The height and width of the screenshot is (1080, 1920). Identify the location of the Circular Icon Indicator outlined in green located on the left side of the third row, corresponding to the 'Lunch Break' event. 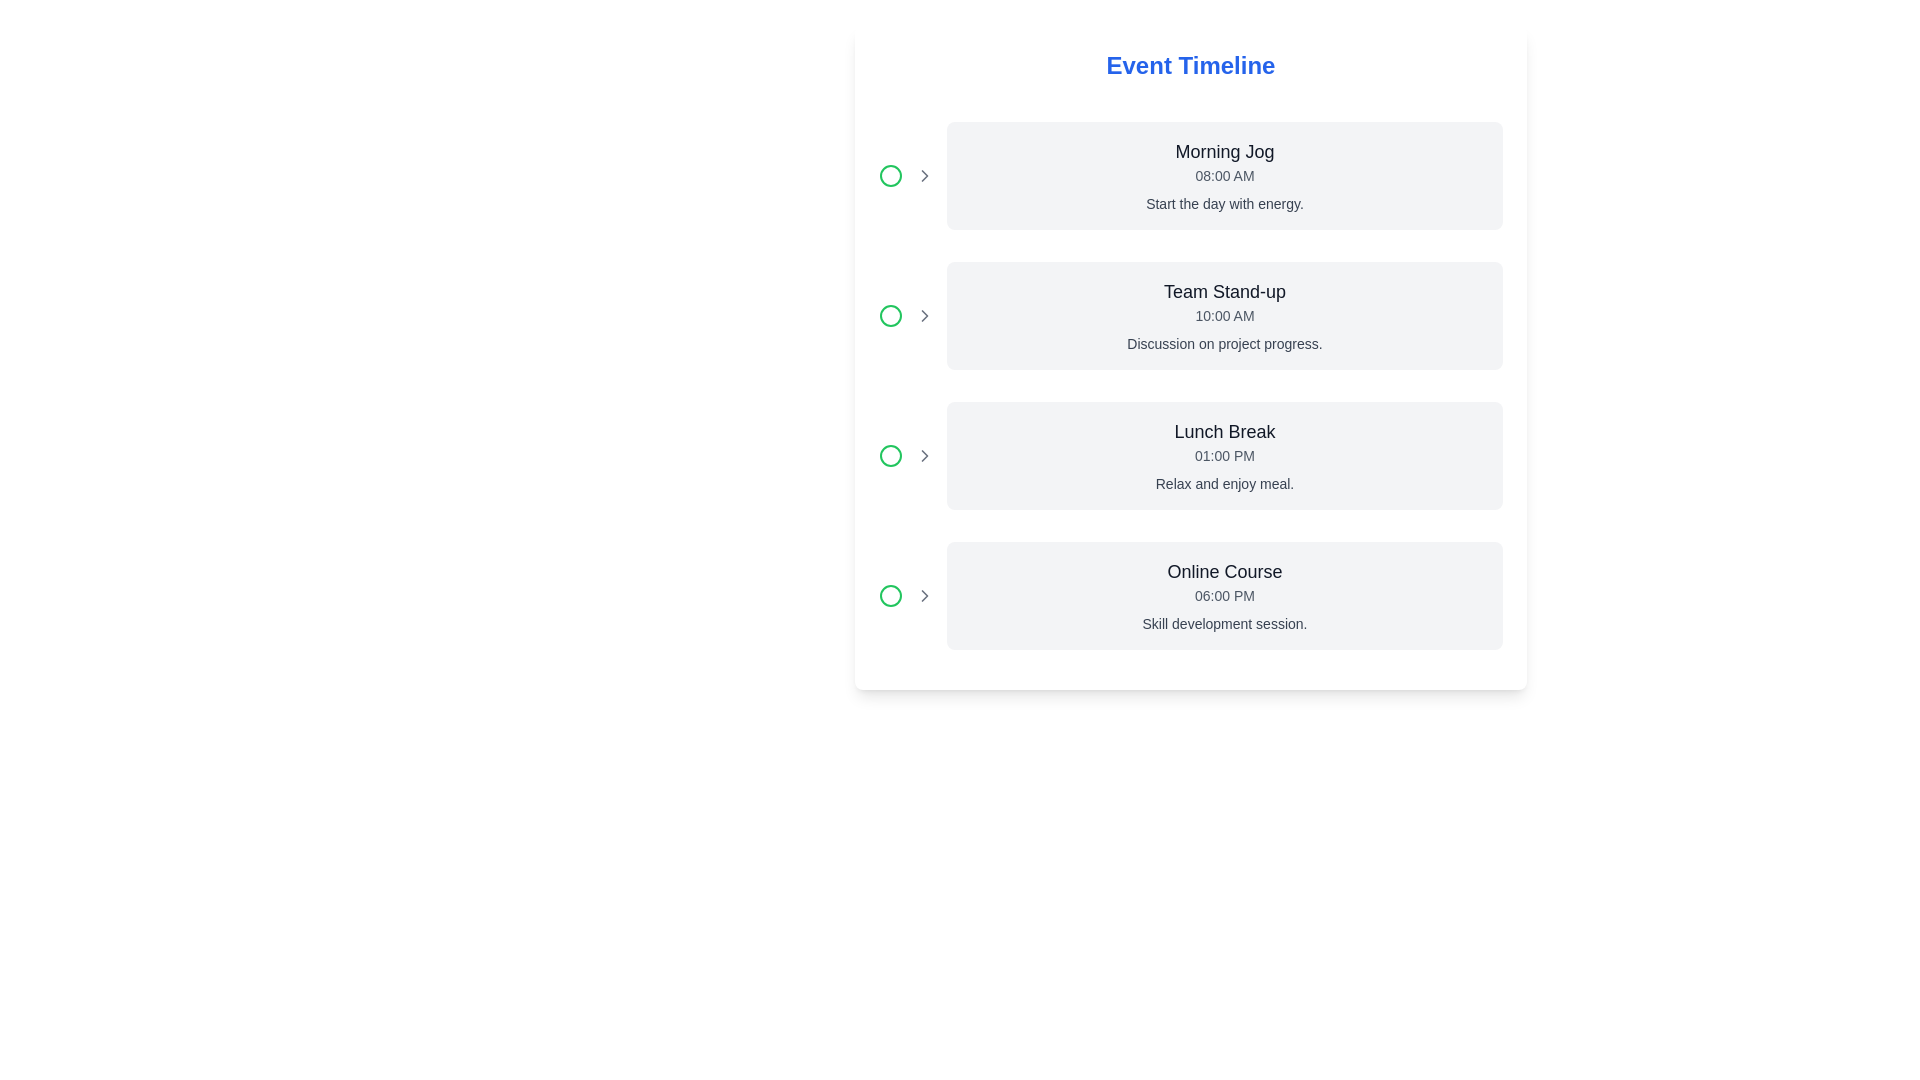
(890, 455).